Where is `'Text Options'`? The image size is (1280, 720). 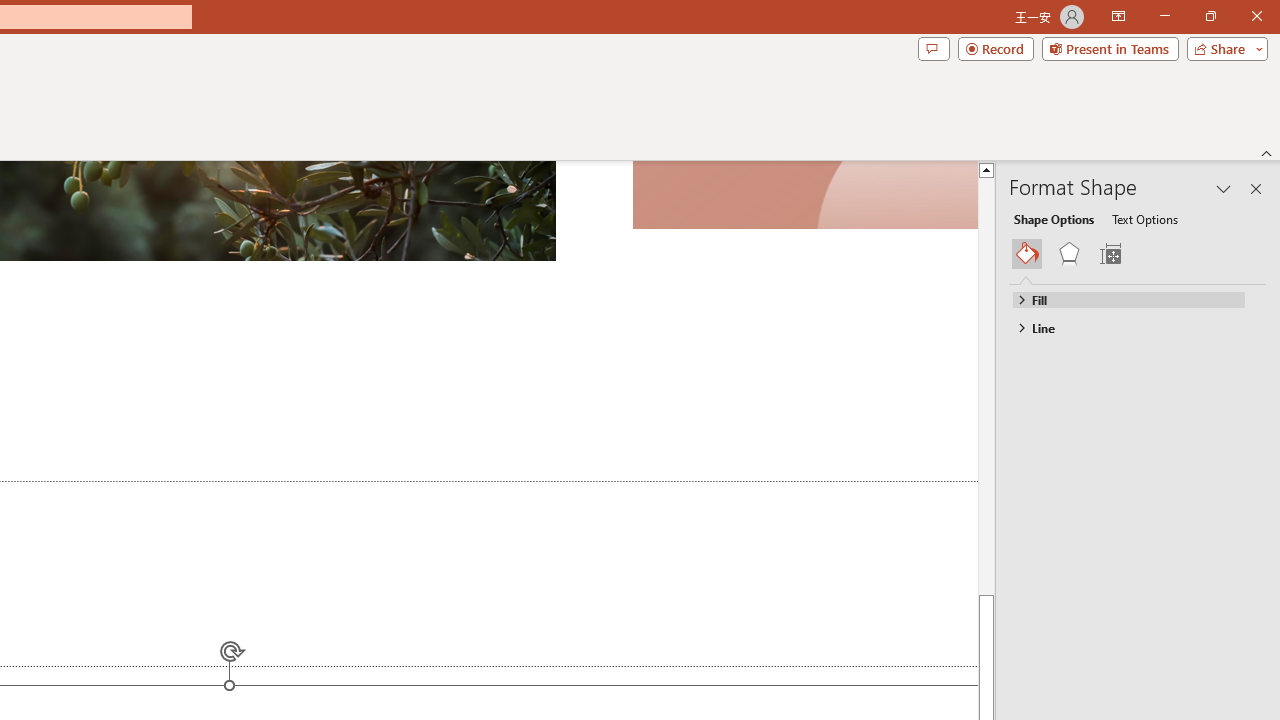
'Text Options' is located at coordinates (1144, 218).